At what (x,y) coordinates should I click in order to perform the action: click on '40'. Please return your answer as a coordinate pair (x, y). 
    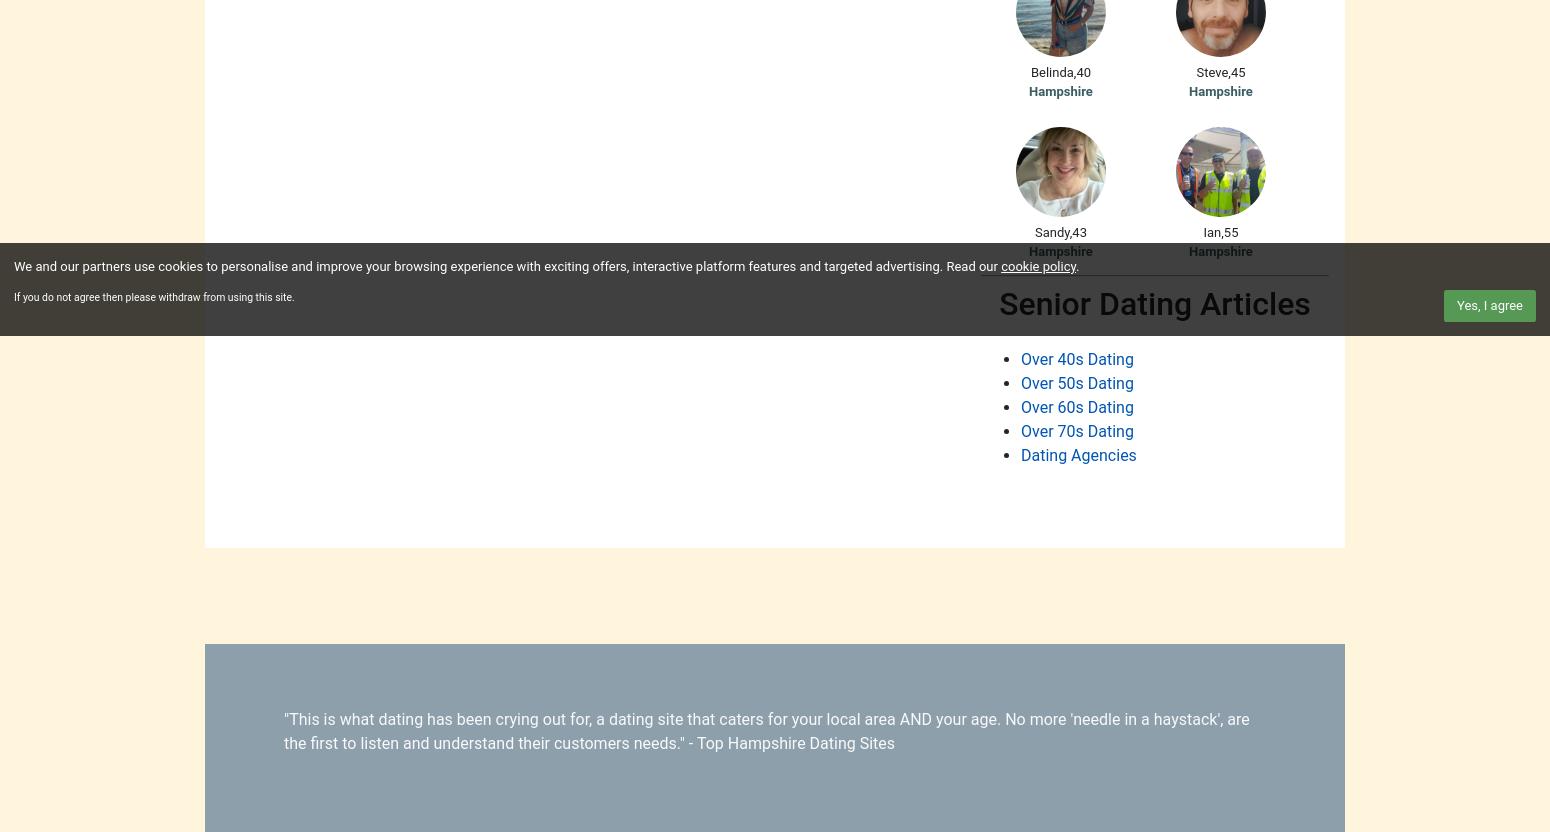
    Looking at the image, I should click on (1083, 70).